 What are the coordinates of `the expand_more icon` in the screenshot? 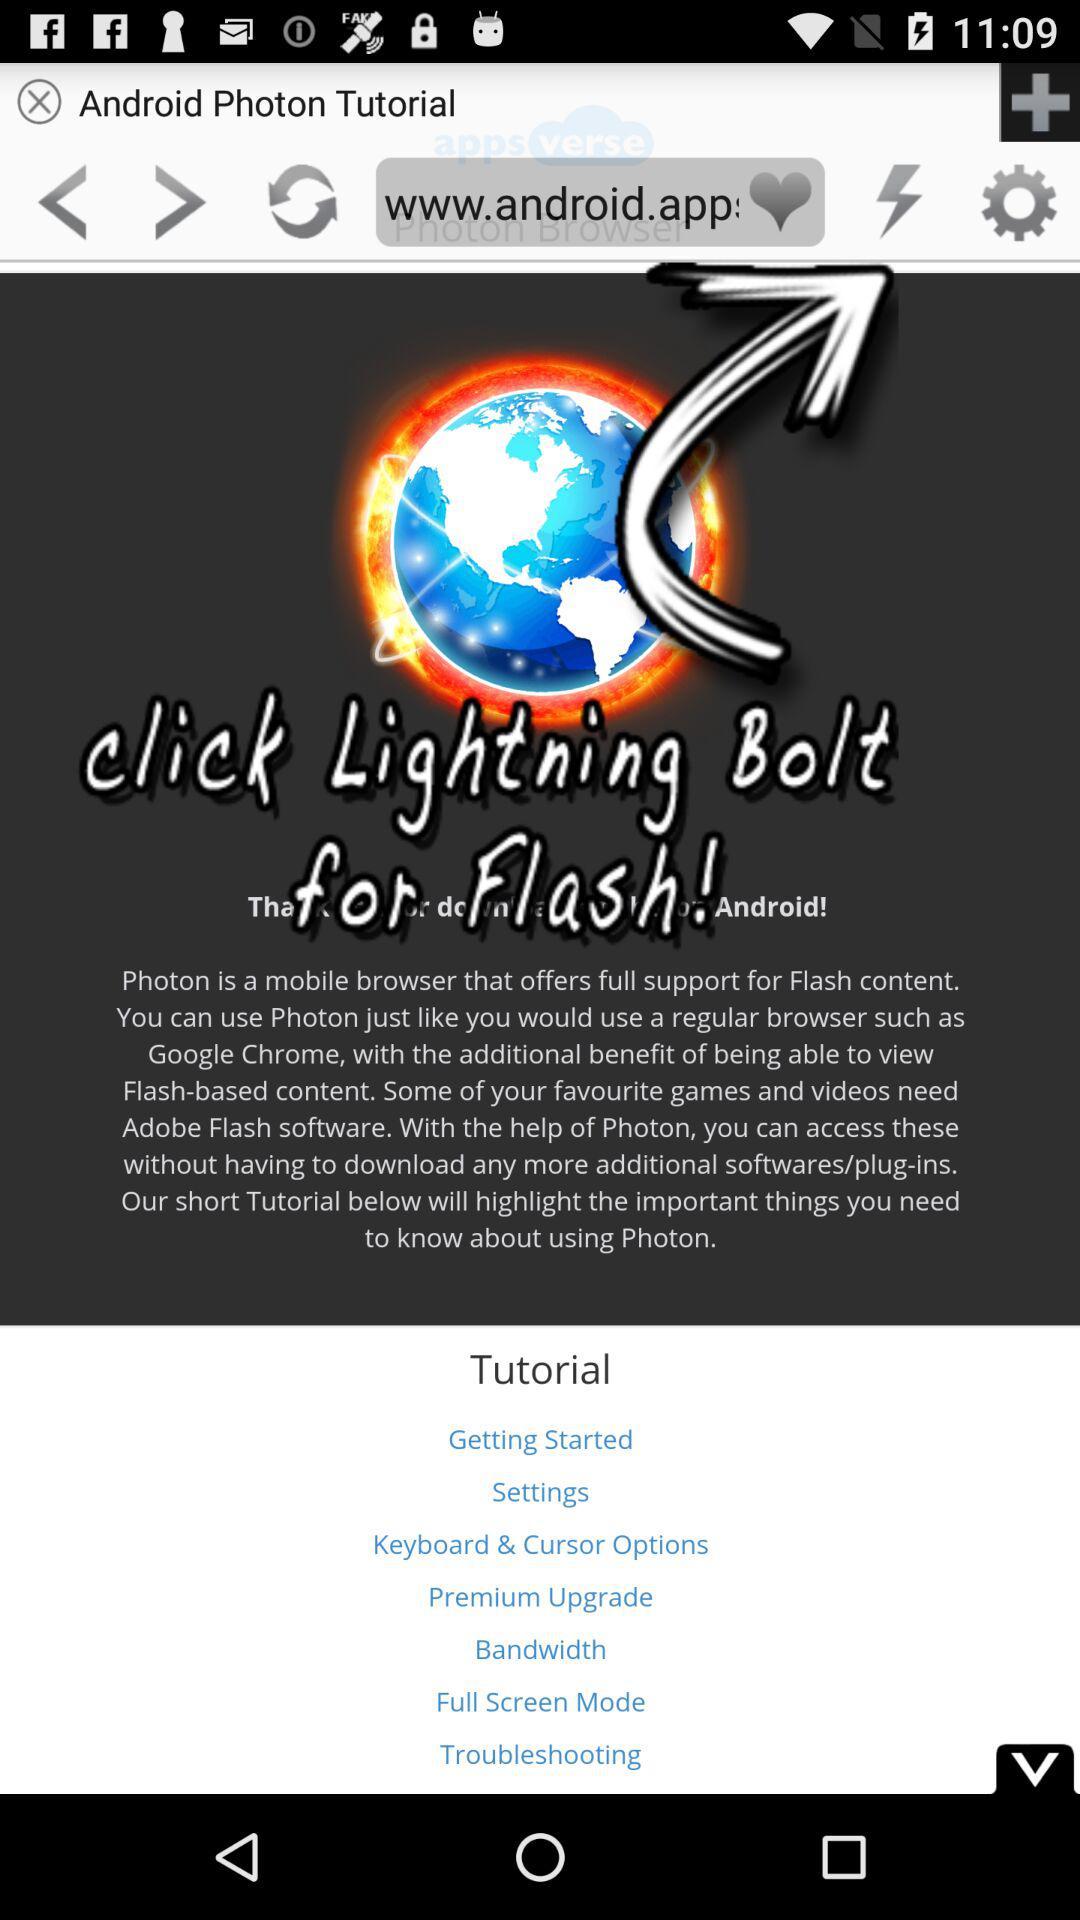 It's located at (1035, 1880).